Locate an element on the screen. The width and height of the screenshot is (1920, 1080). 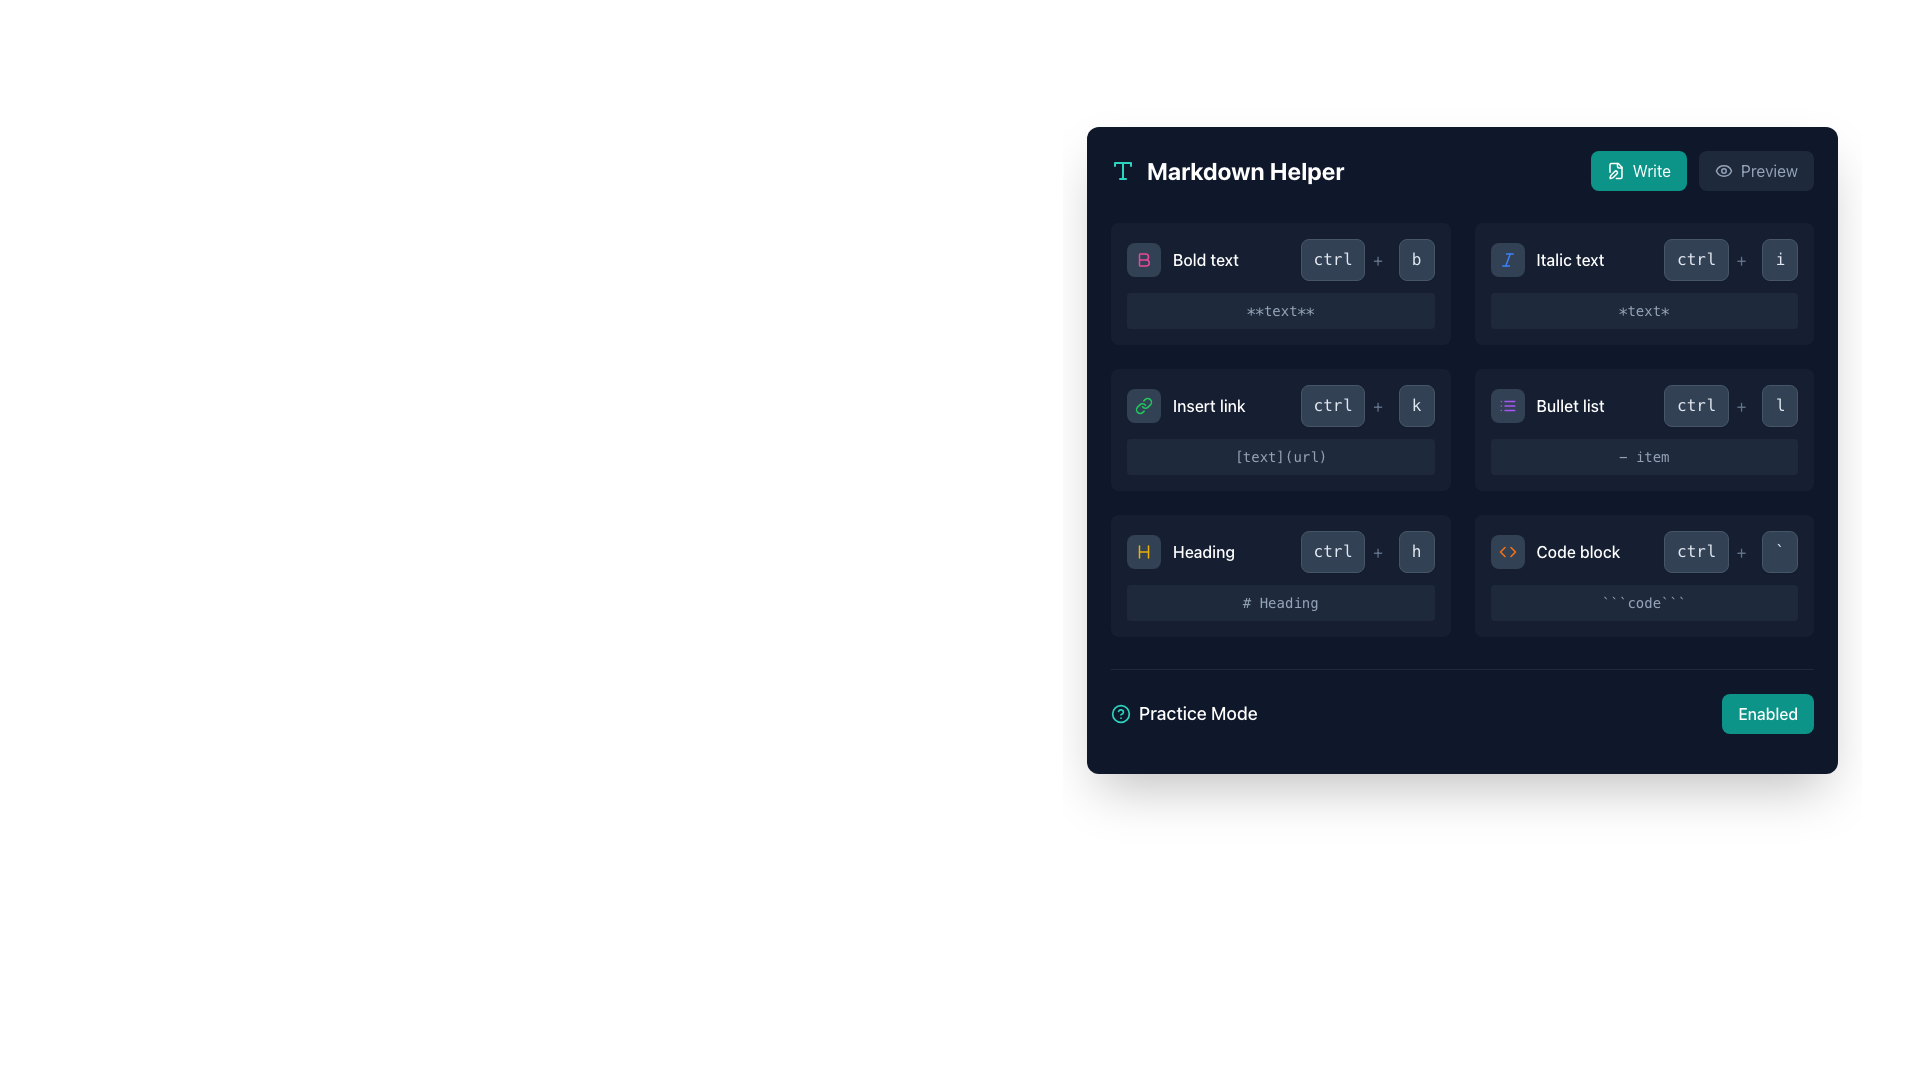
the italic formatting button located in the top-right corner of the grid layout is located at coordinates (1507, 258).